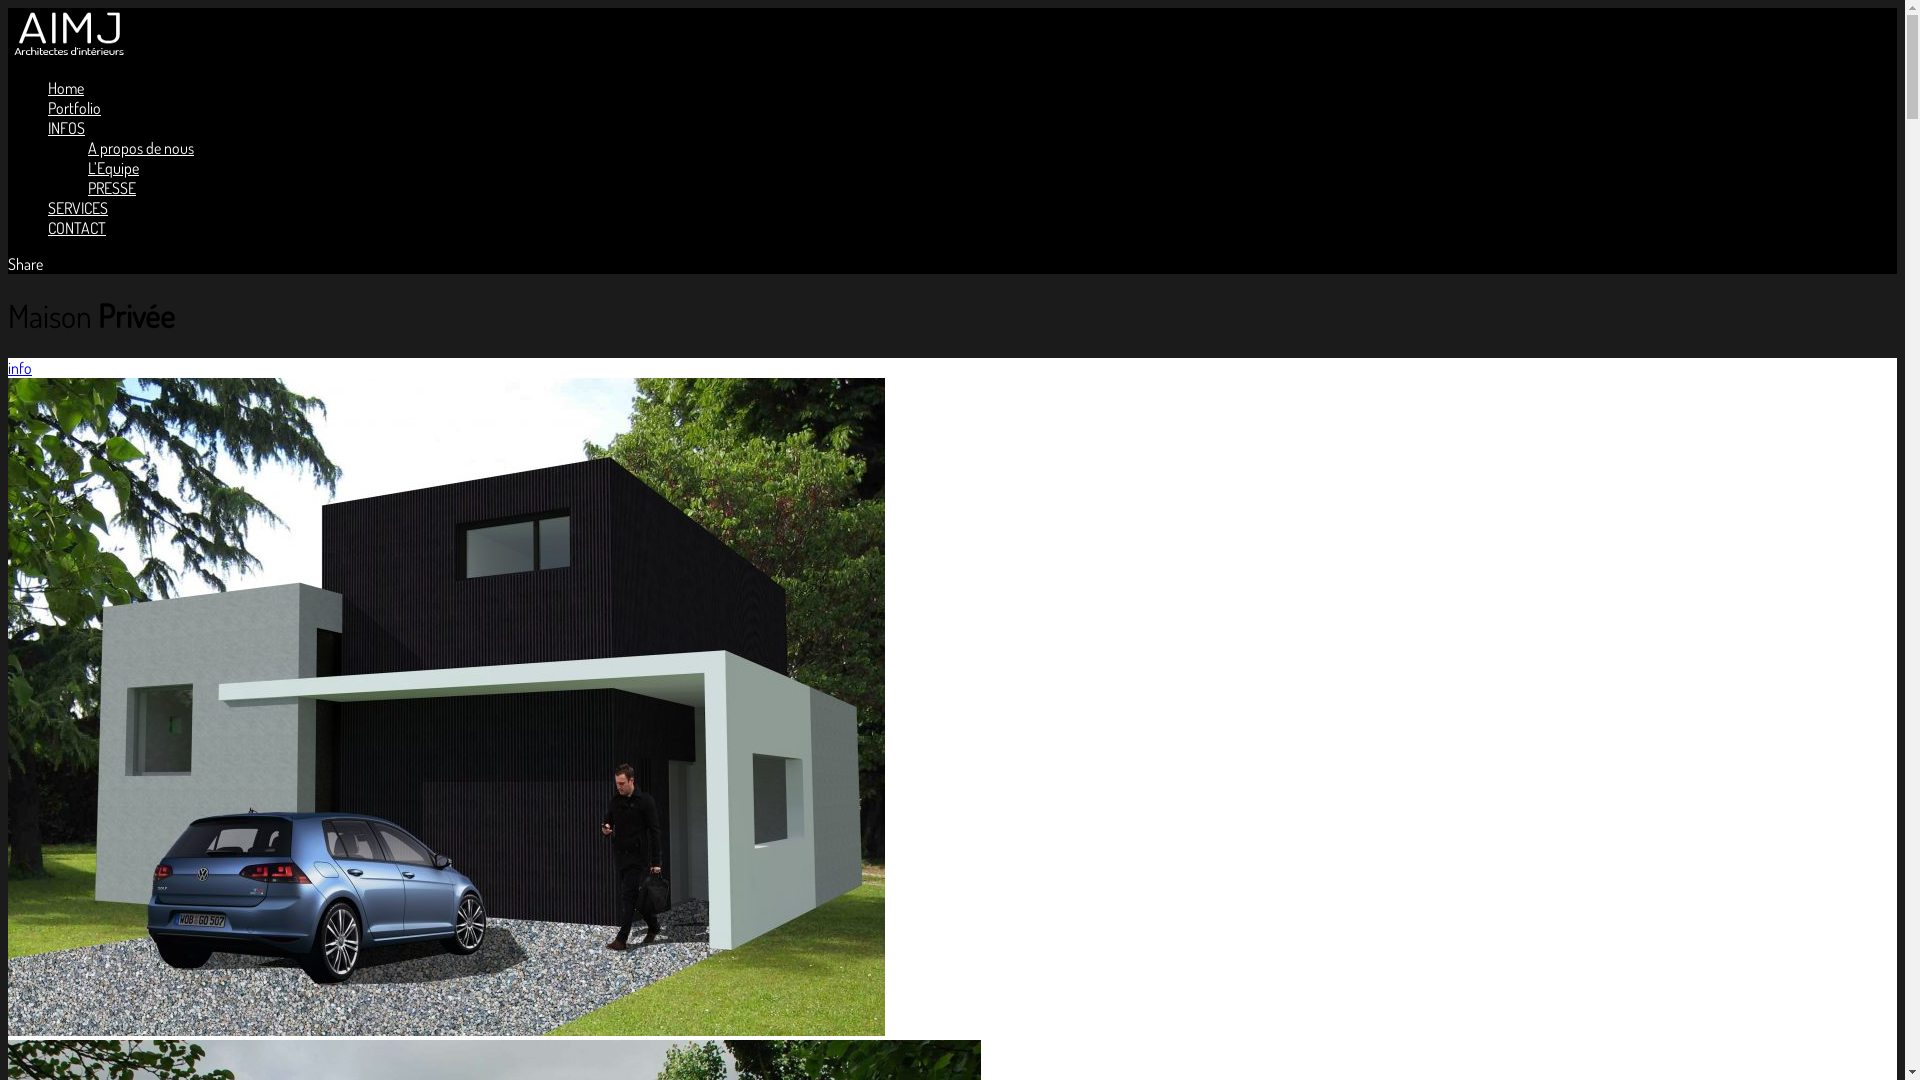 The width and height of the screenshot is (1920, 1080). I want to click on 'INFOS', so click(66, 127).